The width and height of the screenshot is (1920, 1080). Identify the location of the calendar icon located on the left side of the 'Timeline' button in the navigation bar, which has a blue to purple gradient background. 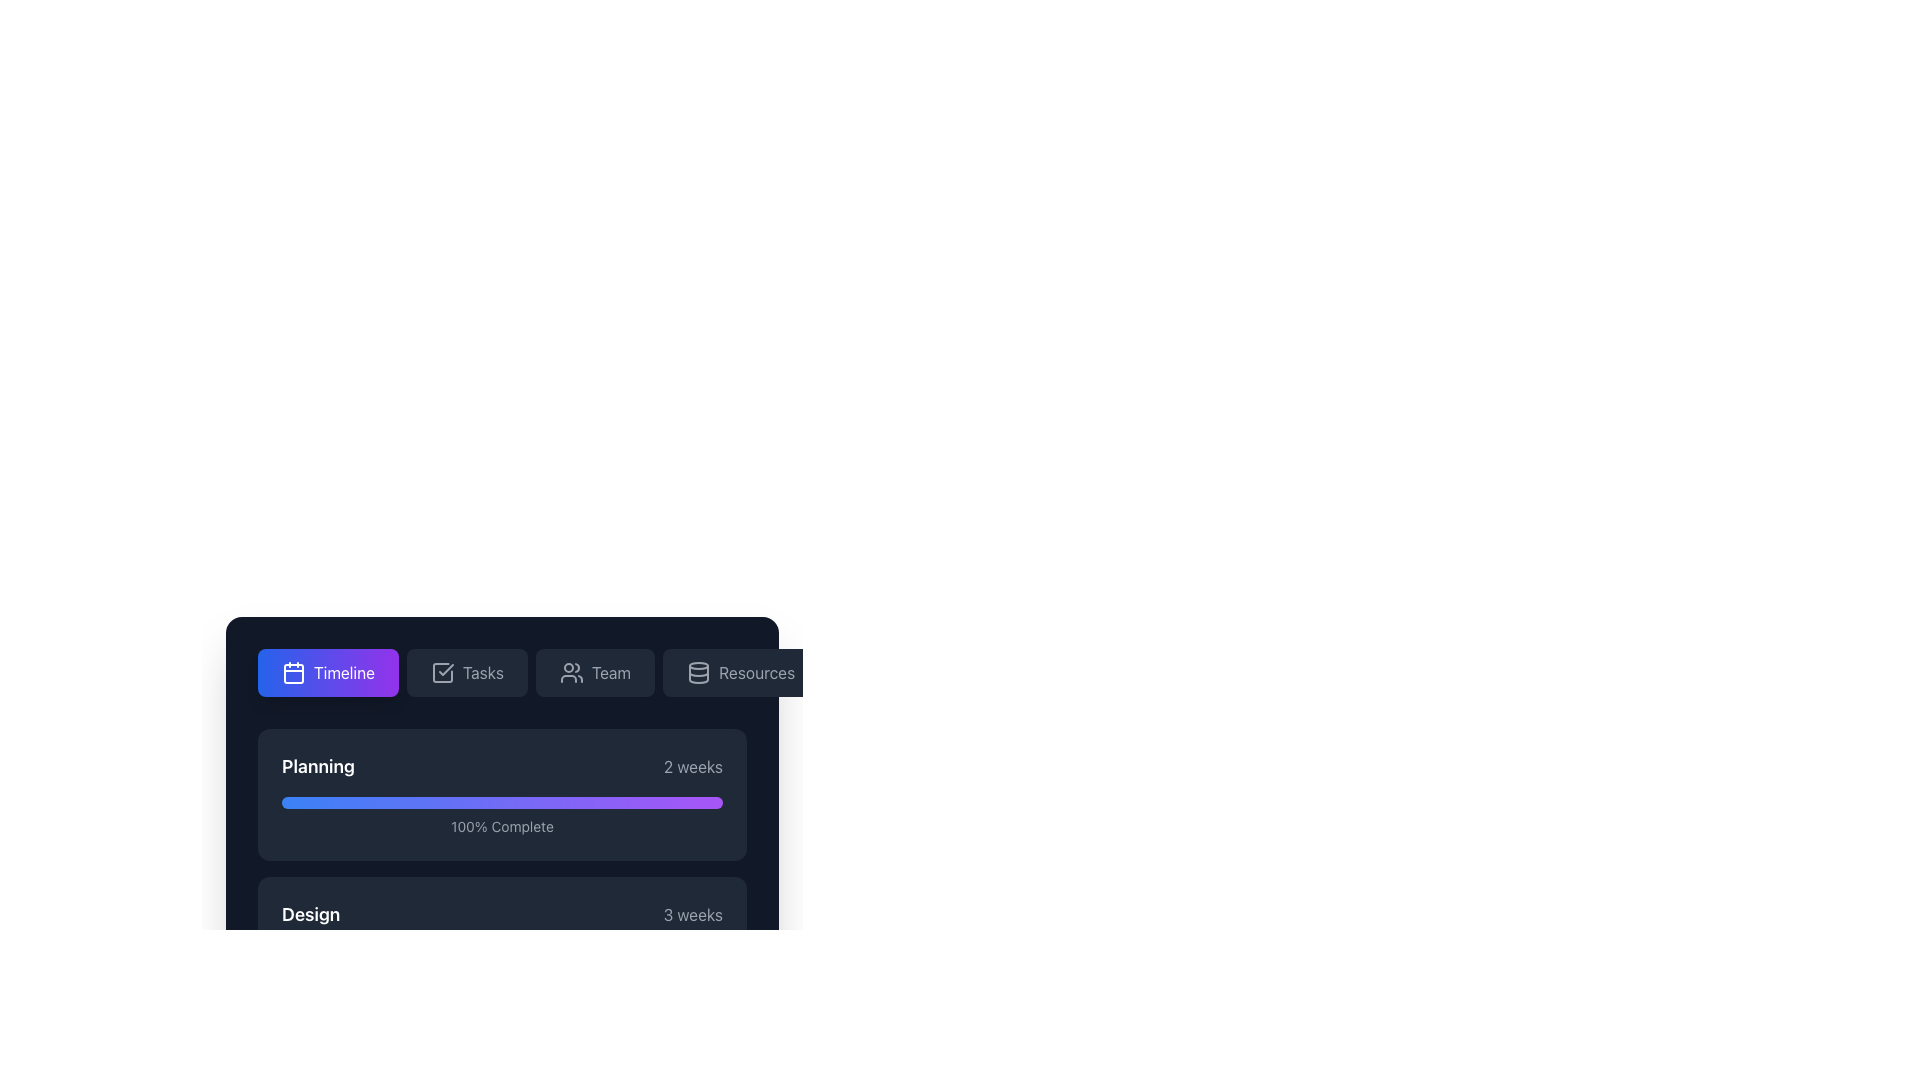
(292, 672).